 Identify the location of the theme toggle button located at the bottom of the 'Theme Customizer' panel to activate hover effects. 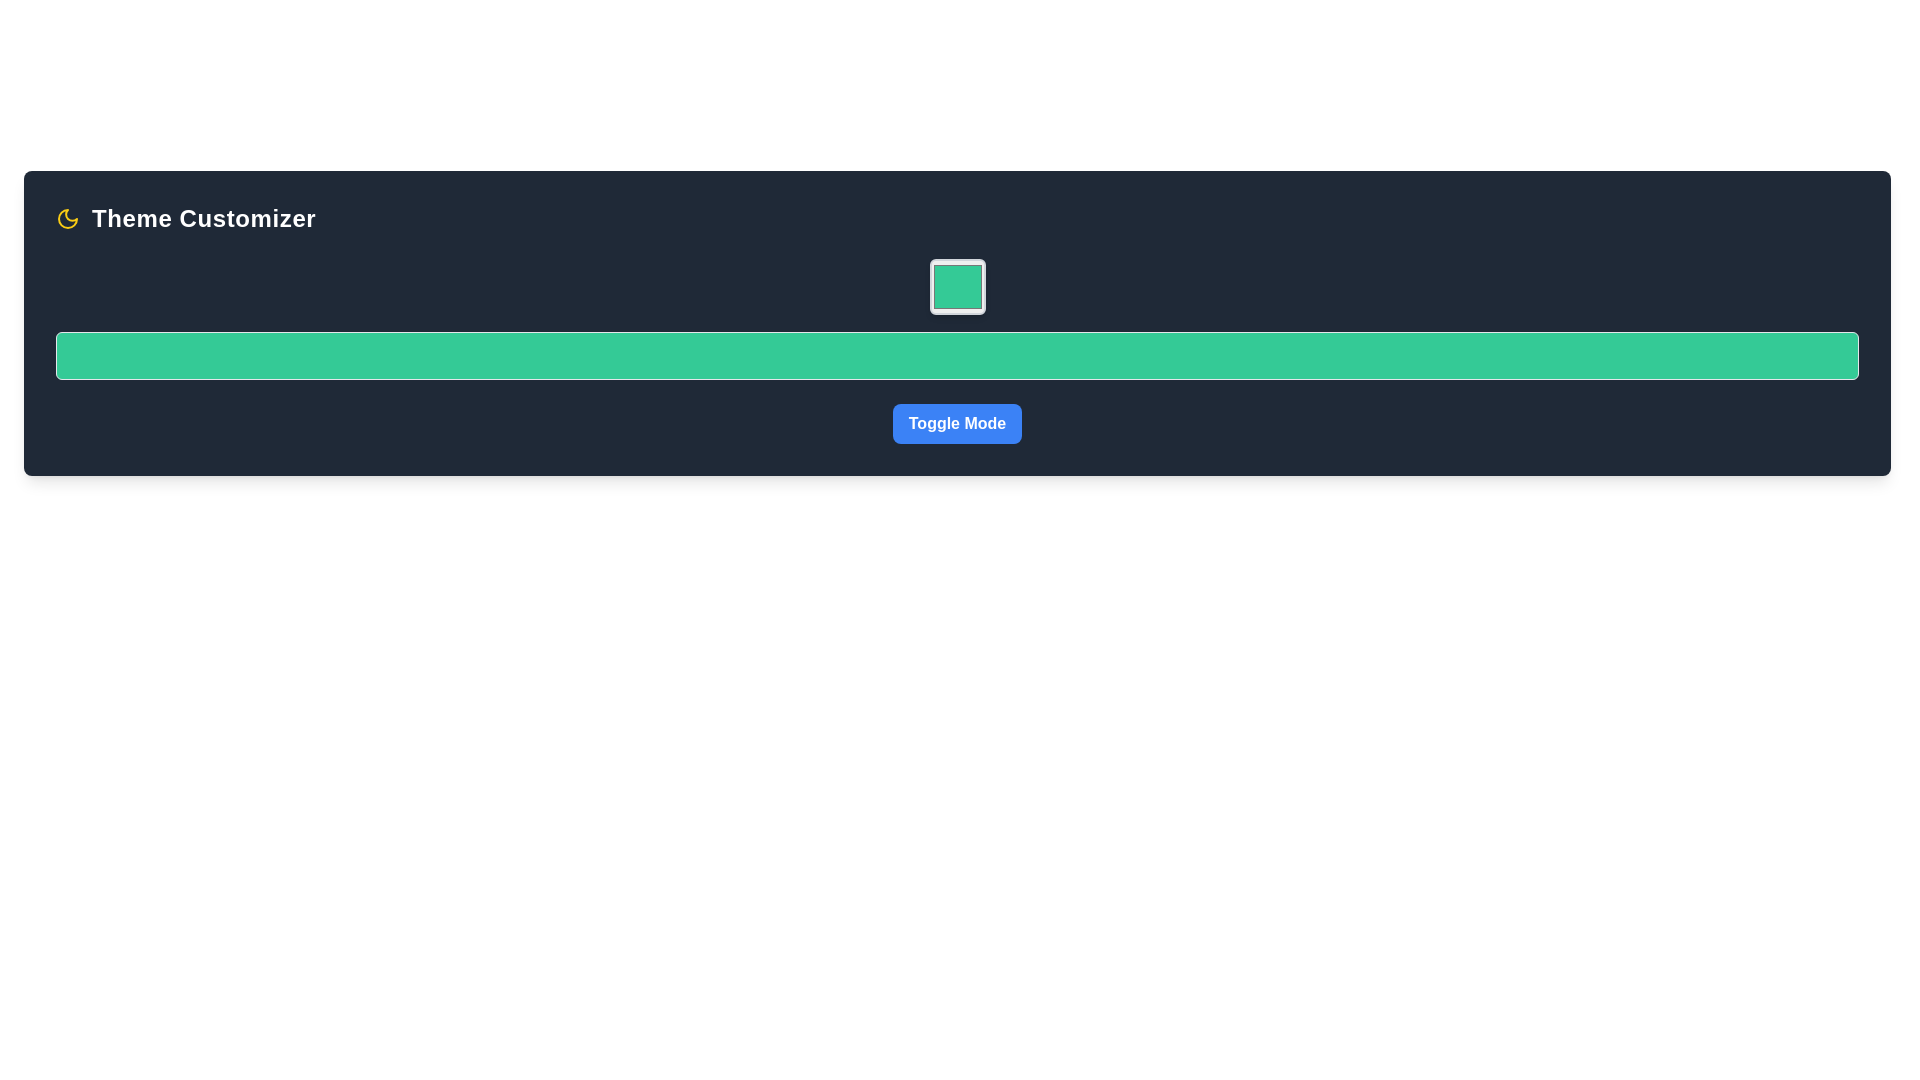
(956, 423).